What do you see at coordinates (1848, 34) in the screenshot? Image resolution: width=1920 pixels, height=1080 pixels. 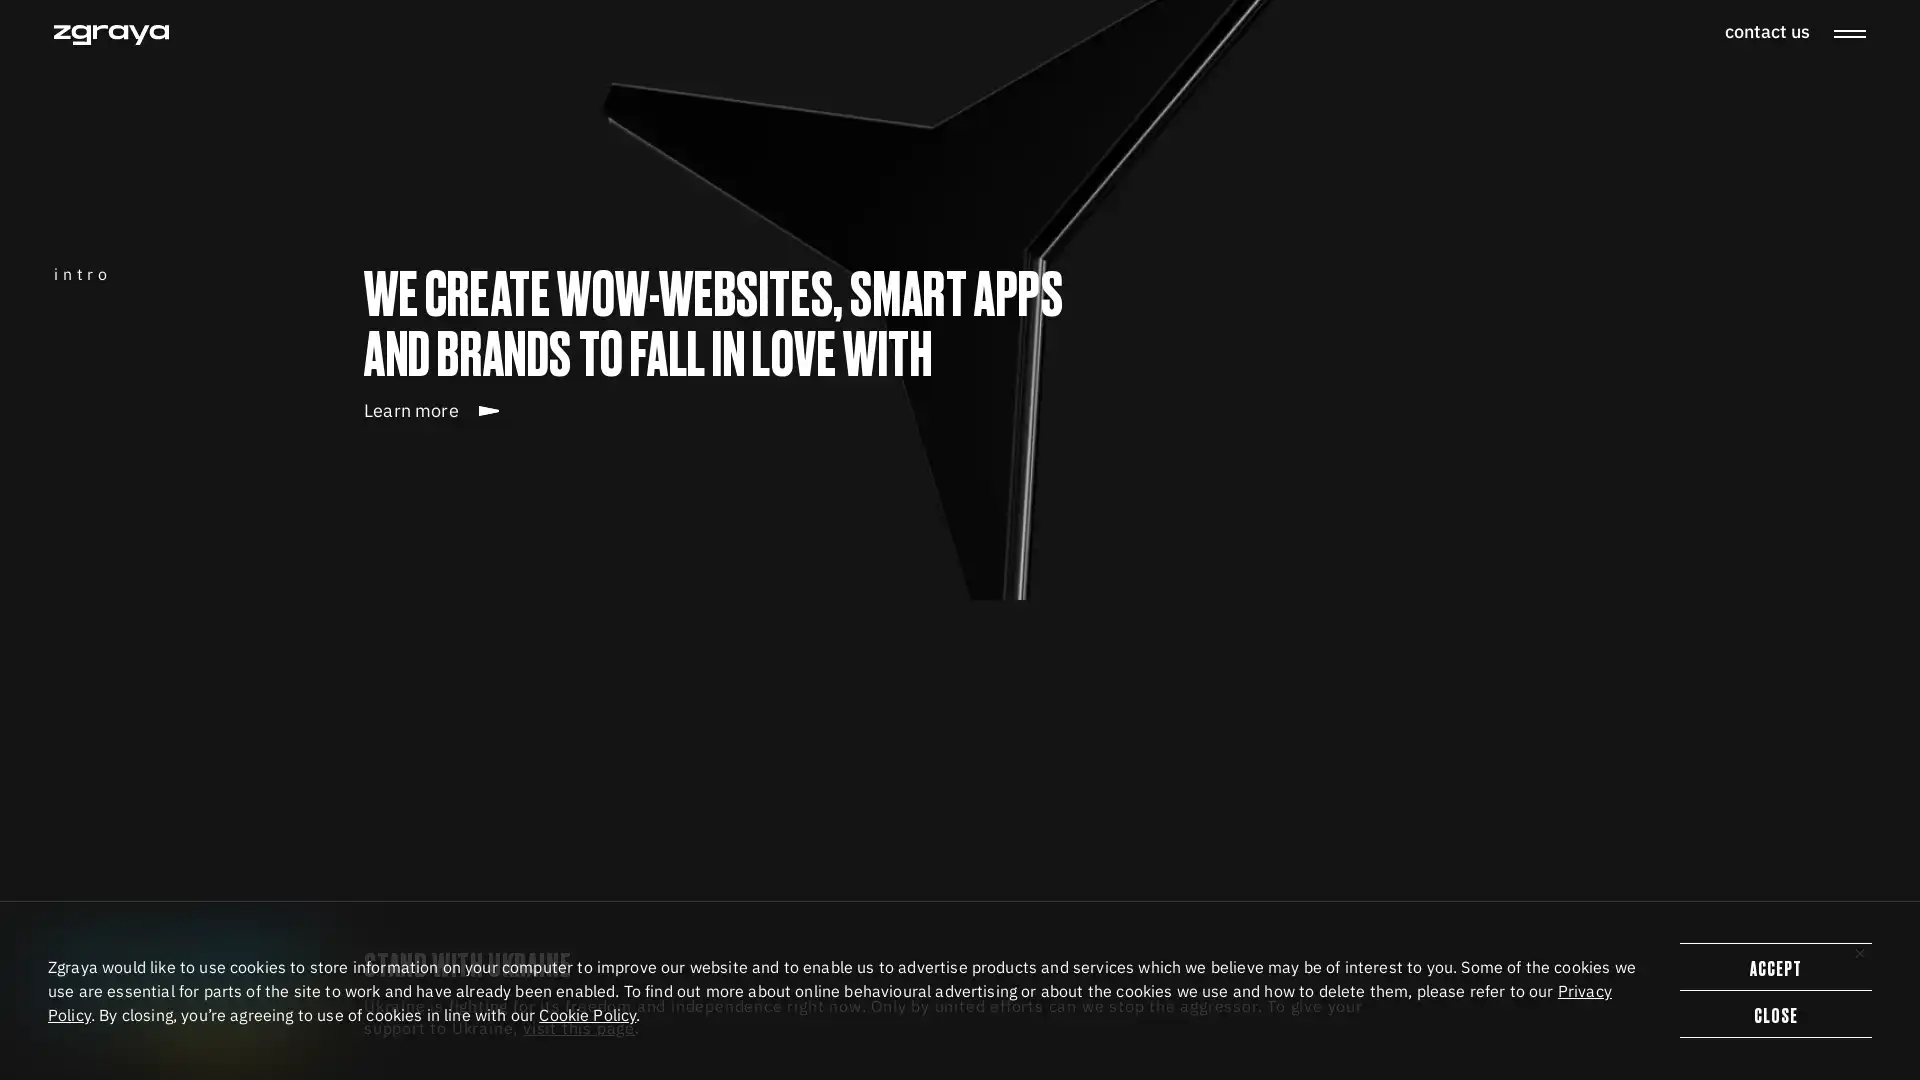 I see `Main Menu` at bounding box center [1848, 34].